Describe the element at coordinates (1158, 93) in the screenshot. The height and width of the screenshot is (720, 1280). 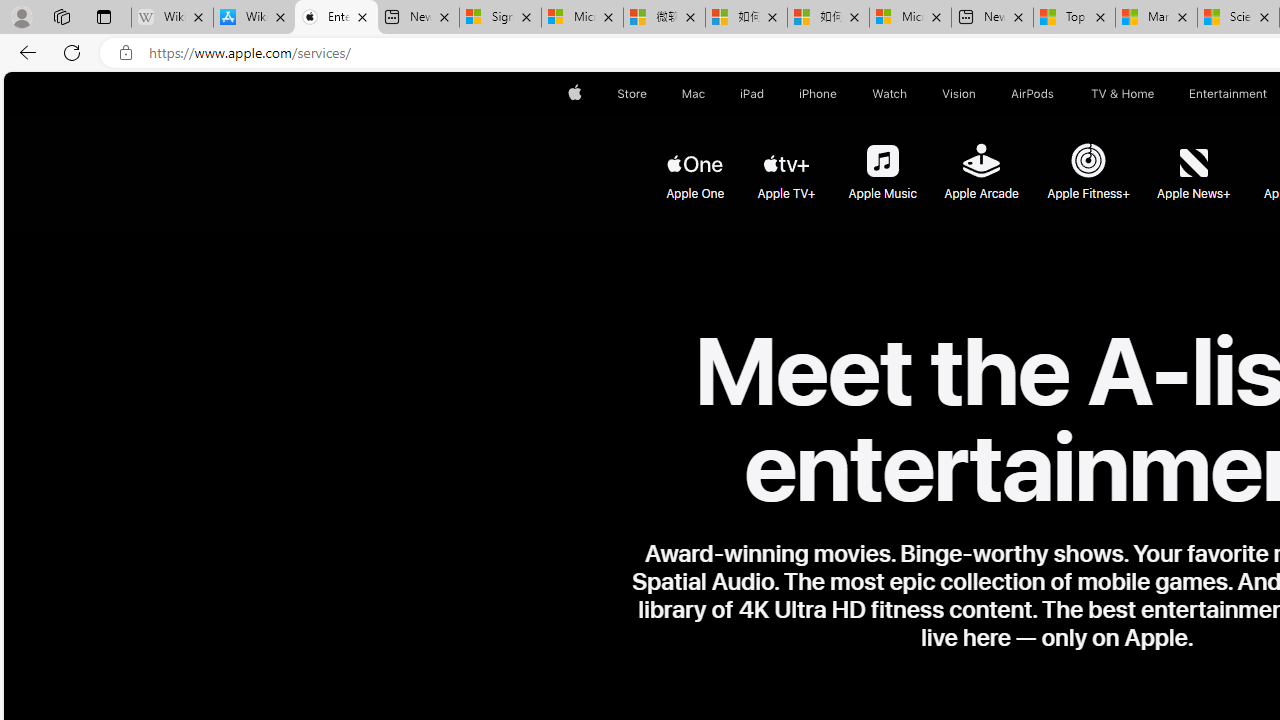
I see `'TV and Home menu'` at that location.